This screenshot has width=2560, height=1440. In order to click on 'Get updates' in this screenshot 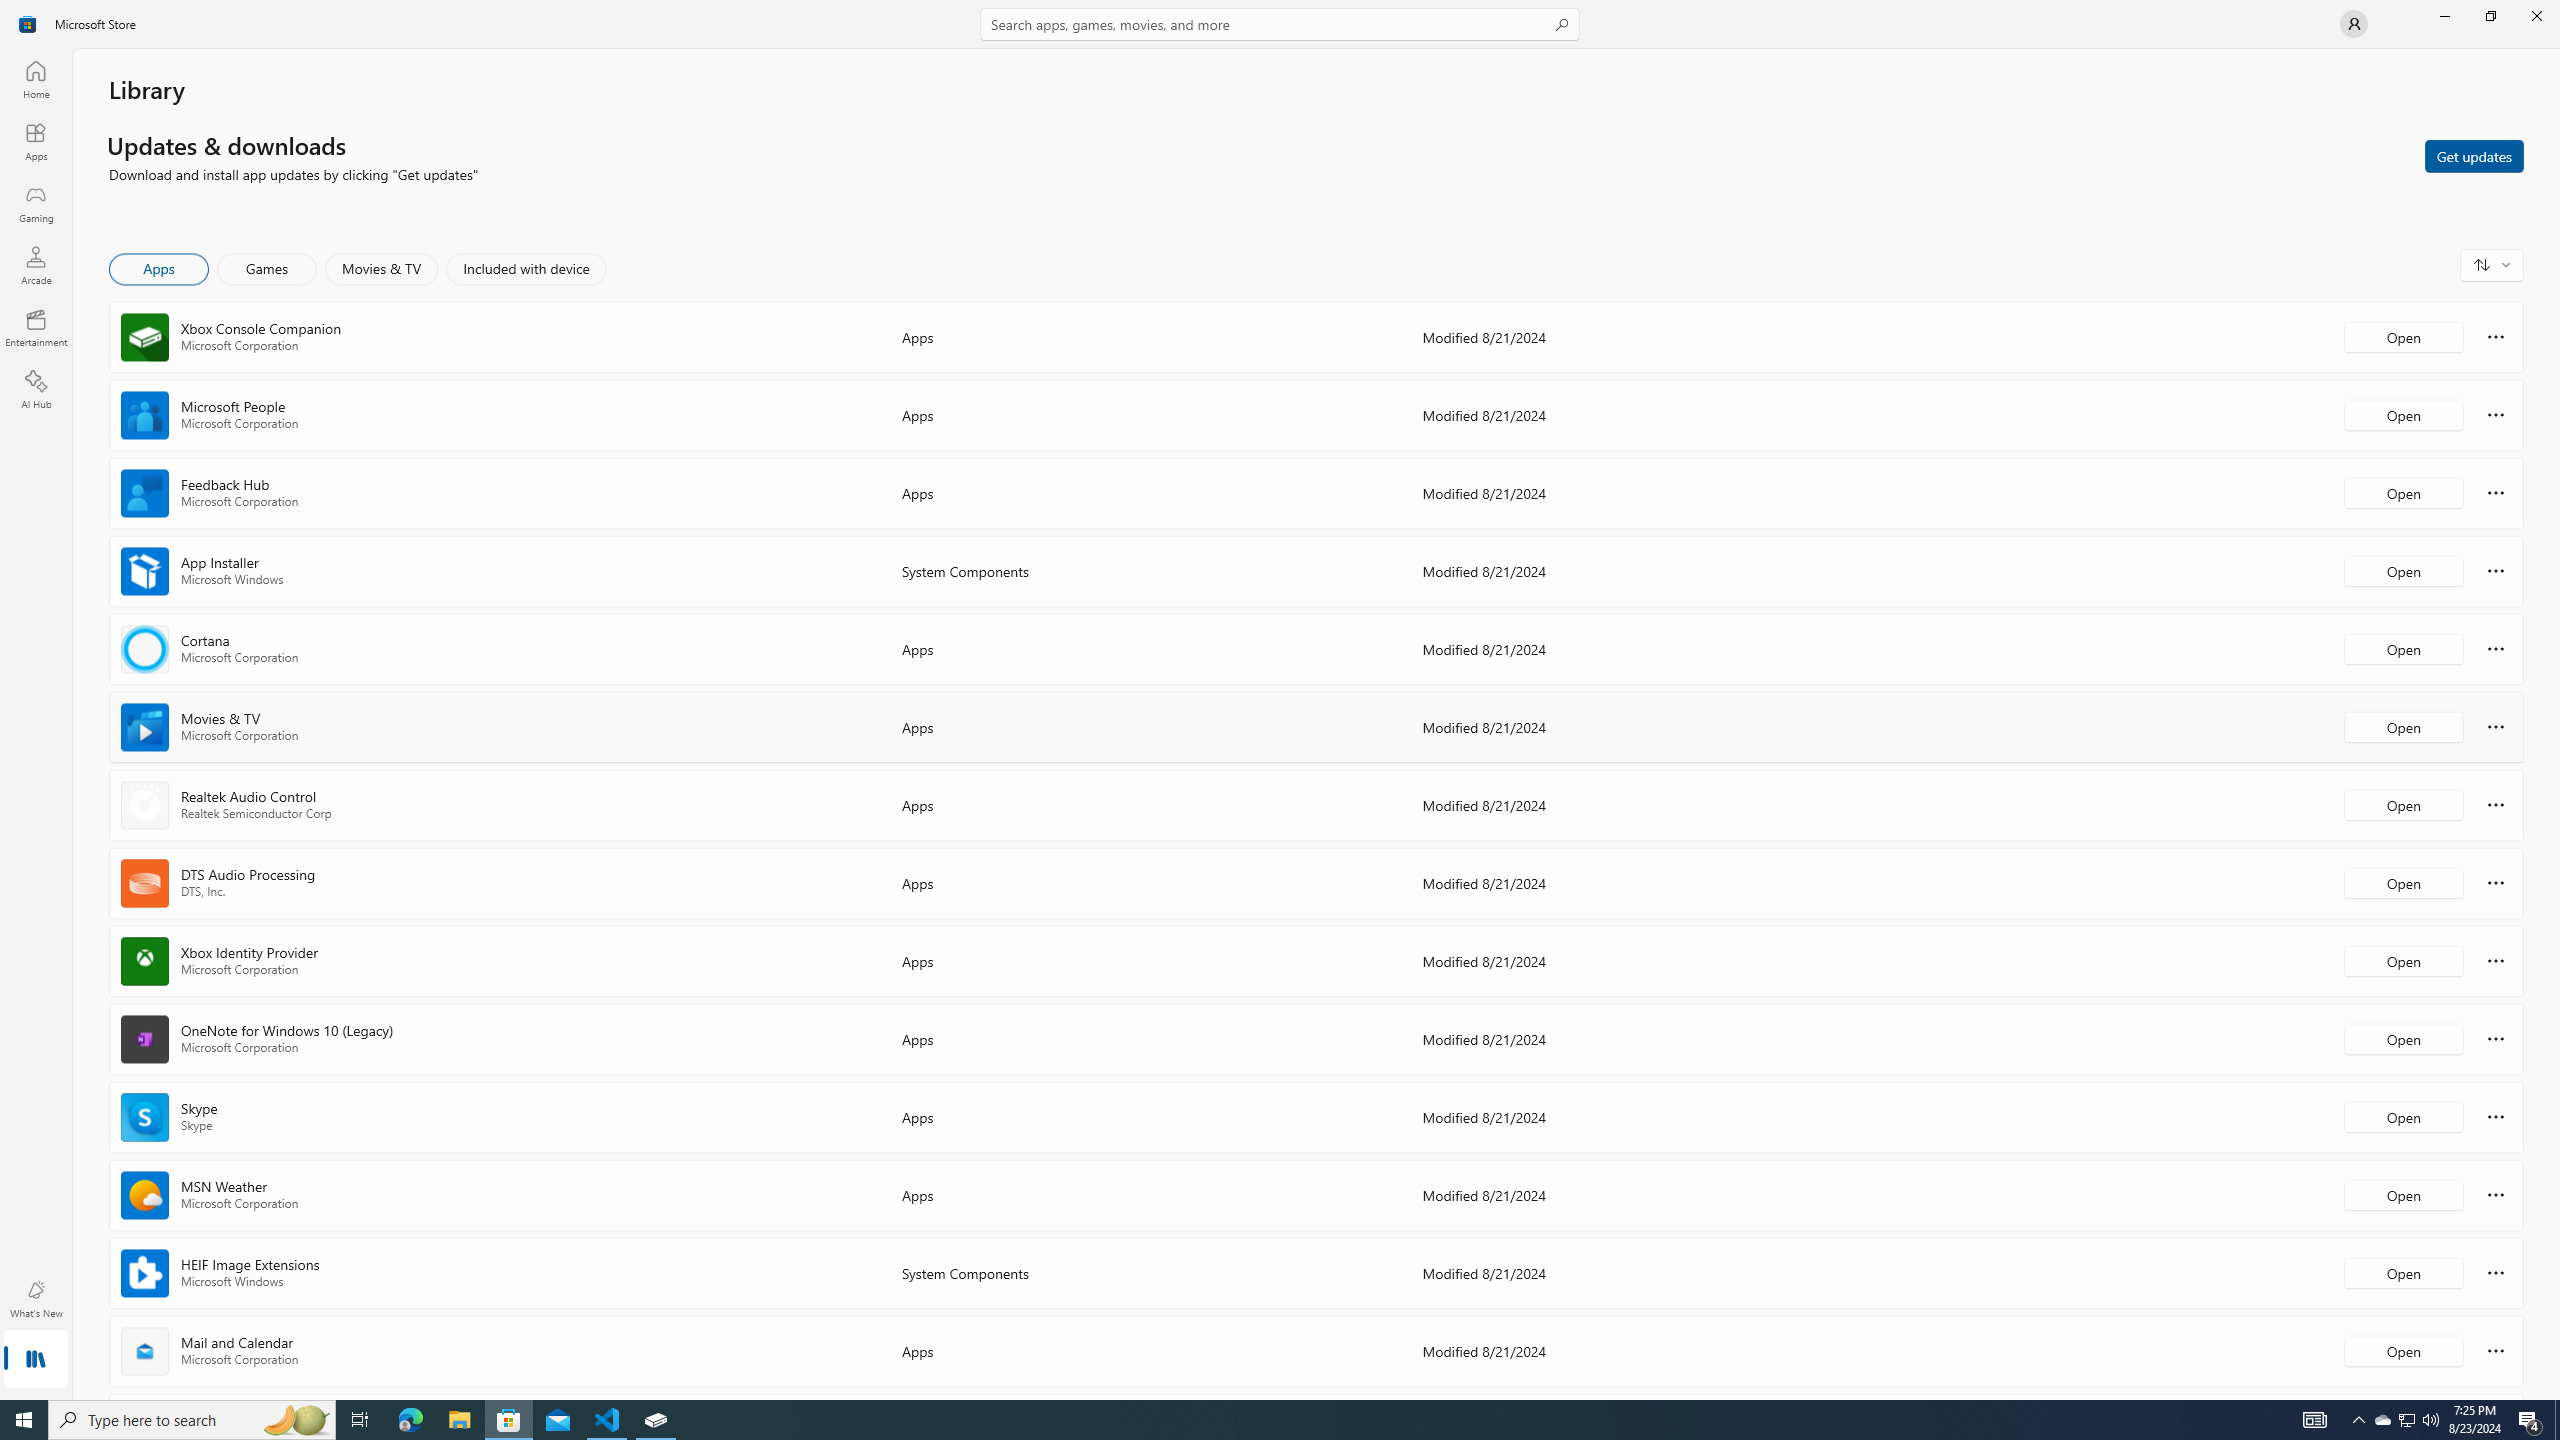, I will do `click(2474, 154)`.